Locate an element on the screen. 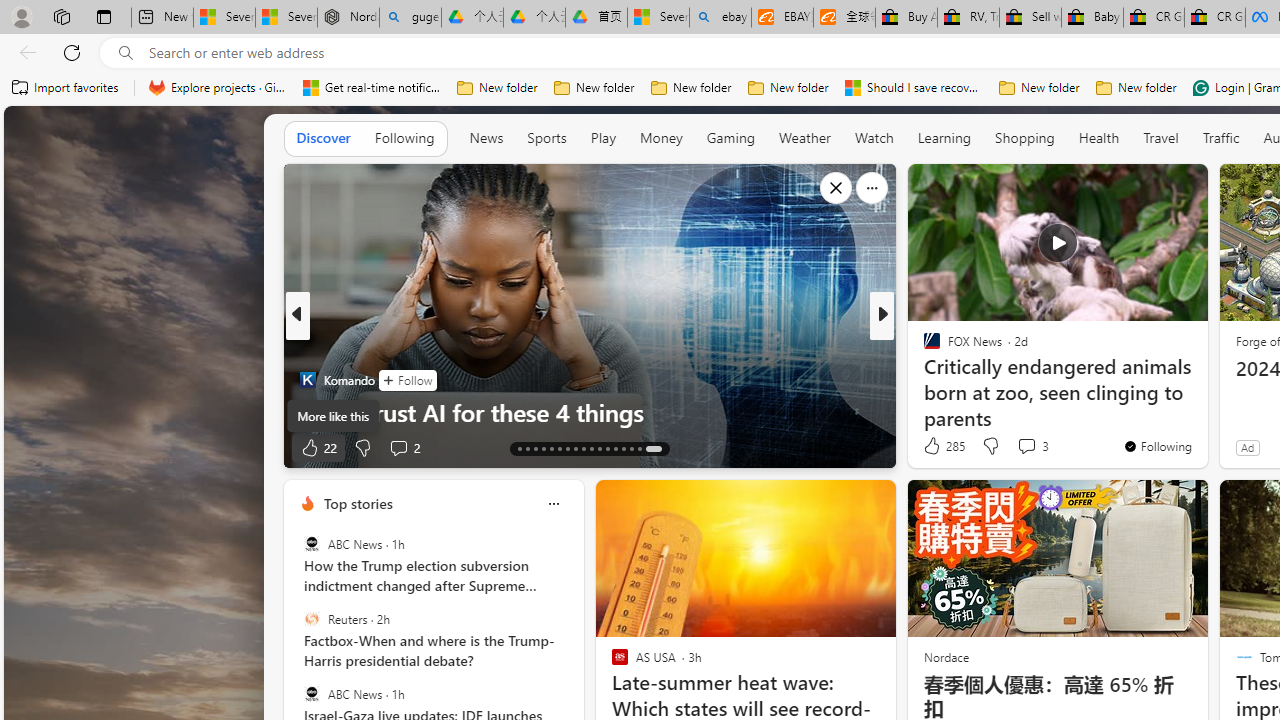 The height and width of the screenshot is (720, 1280). 'AutomationID: tab-39' is located at coordinates (623, 447).